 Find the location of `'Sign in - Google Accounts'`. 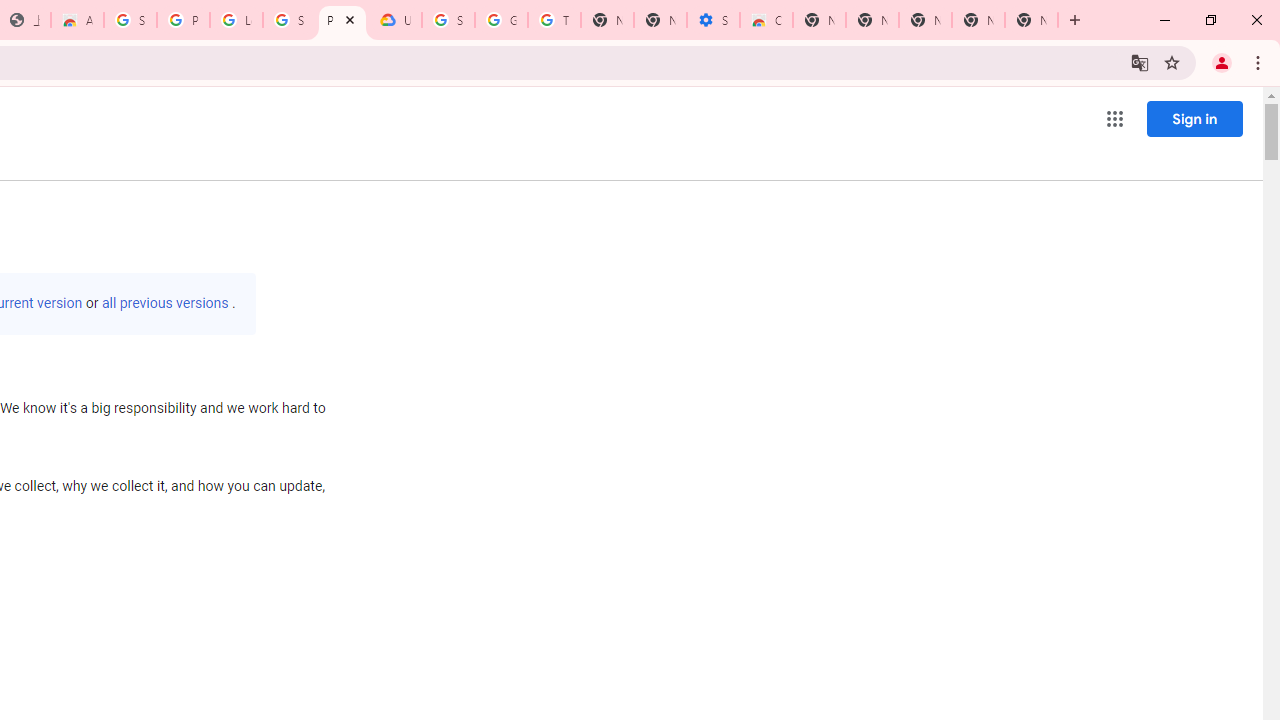

'Sign in - Google Accounts' is located at coordinates (129, 20).